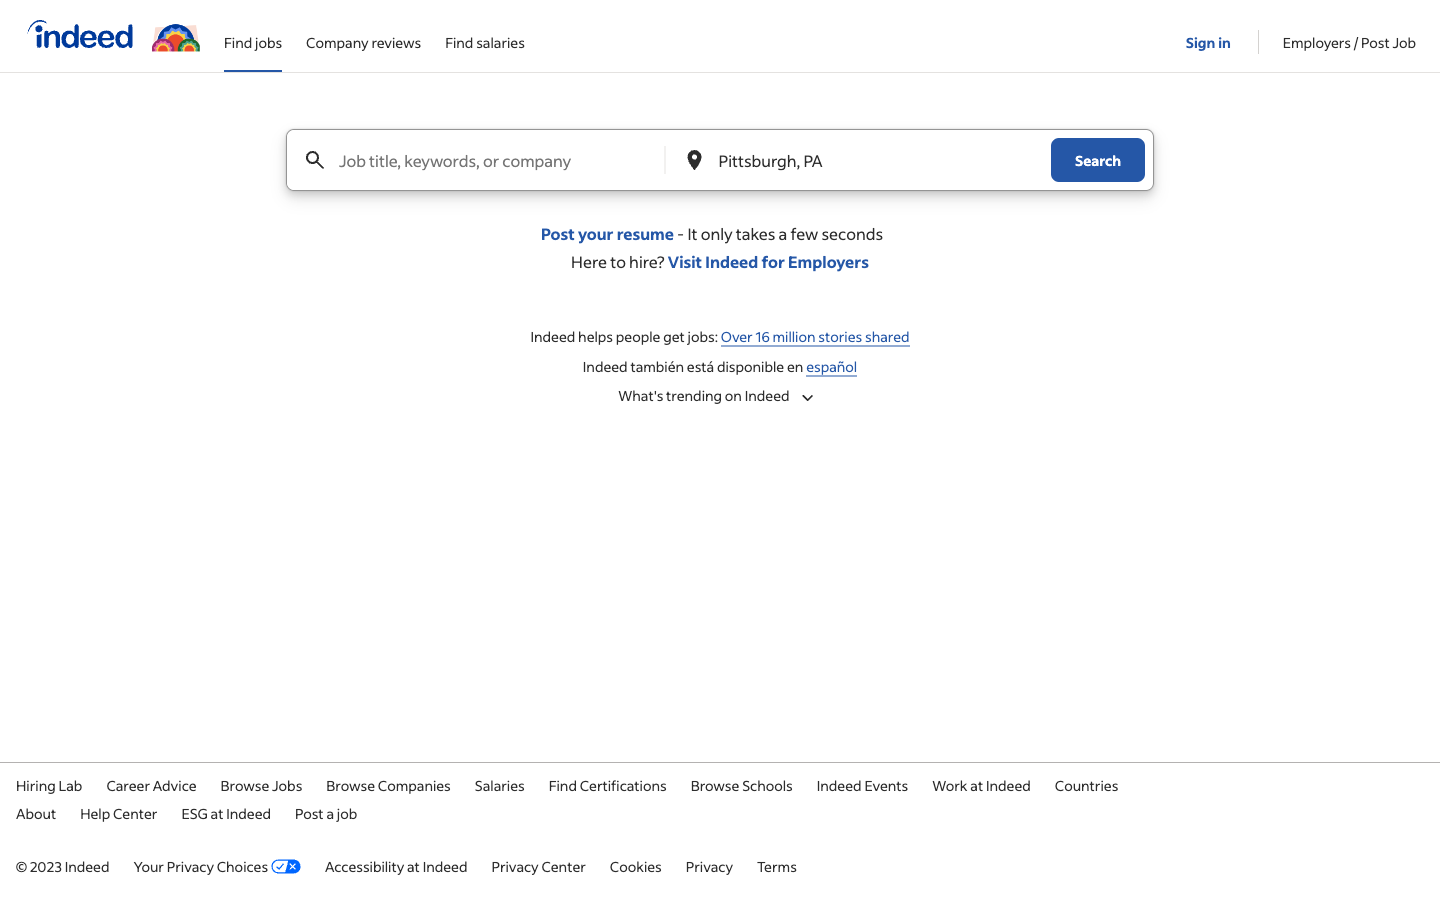 The width and height of the screenshot is (1440, 900). I want to click on the job destination to New York, so click(861, 160).